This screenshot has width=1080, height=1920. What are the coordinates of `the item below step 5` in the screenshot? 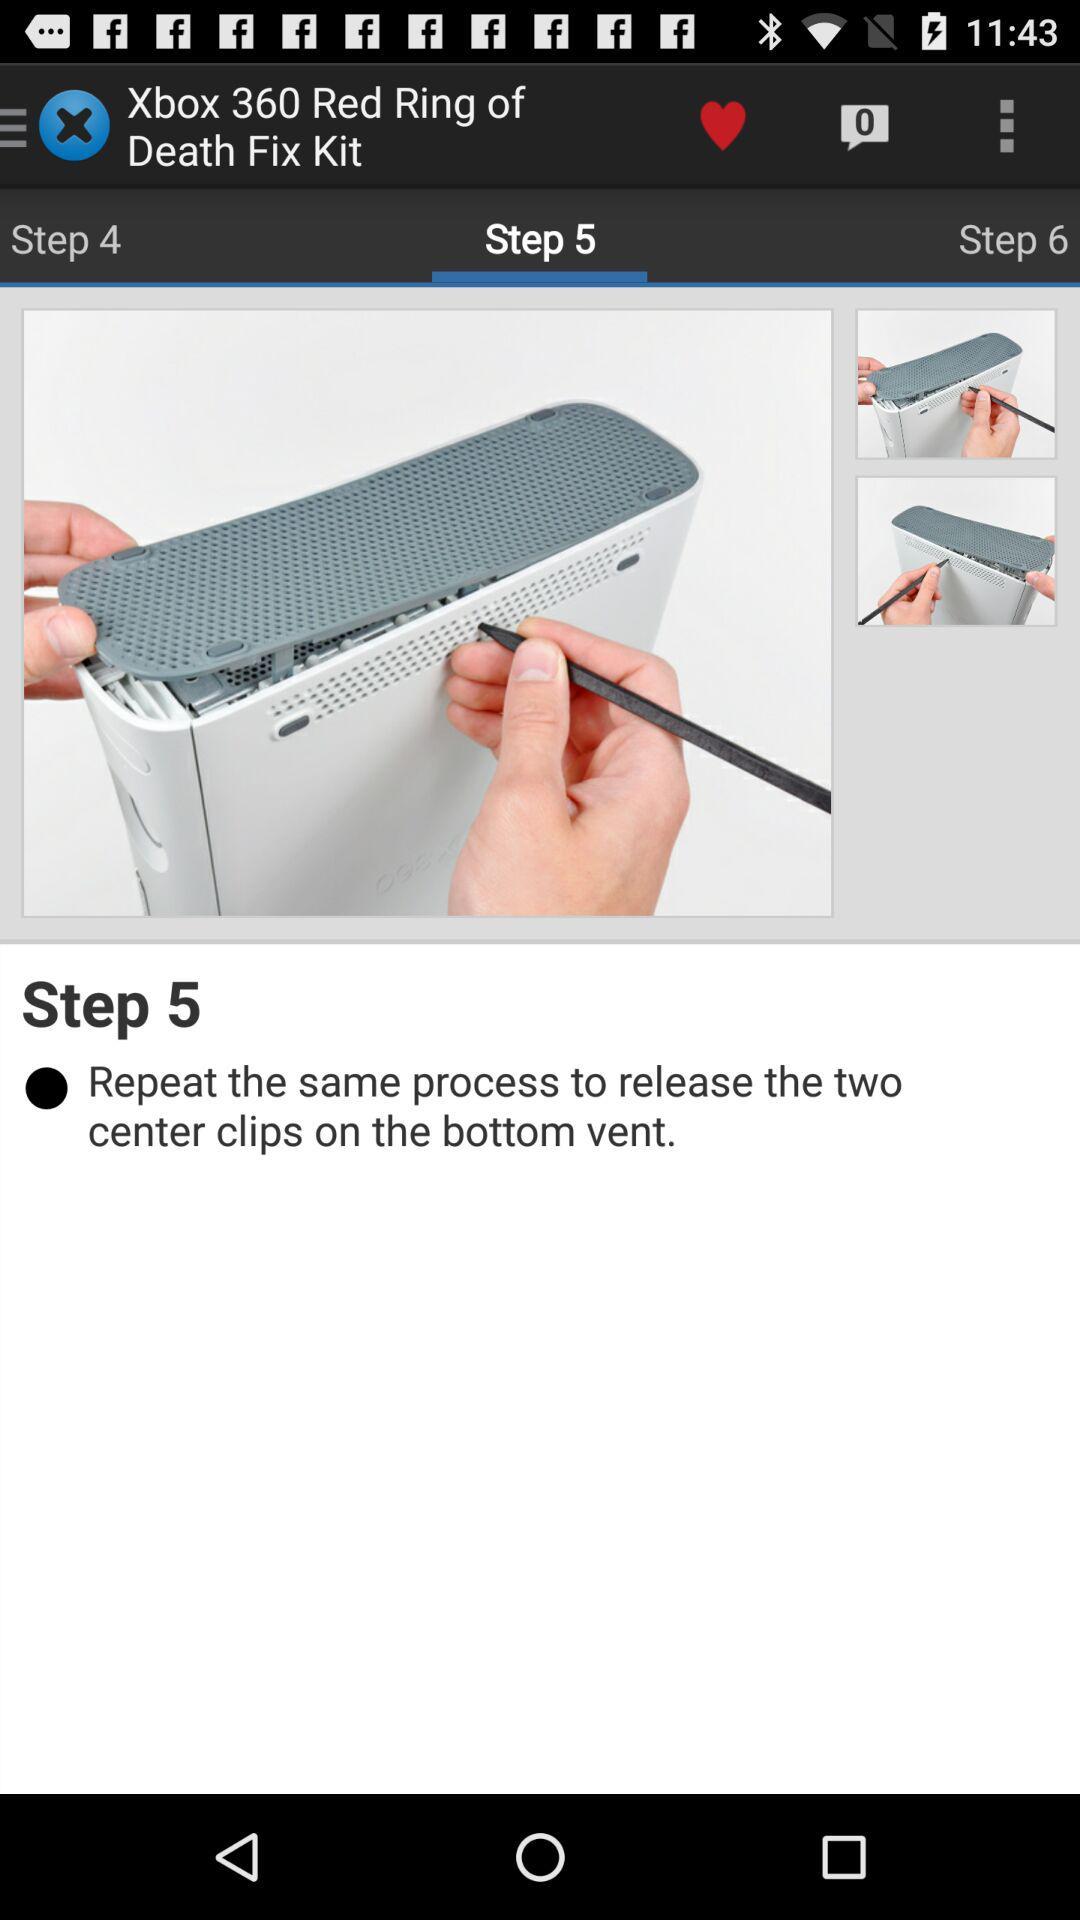 It's located at (550, 1103).